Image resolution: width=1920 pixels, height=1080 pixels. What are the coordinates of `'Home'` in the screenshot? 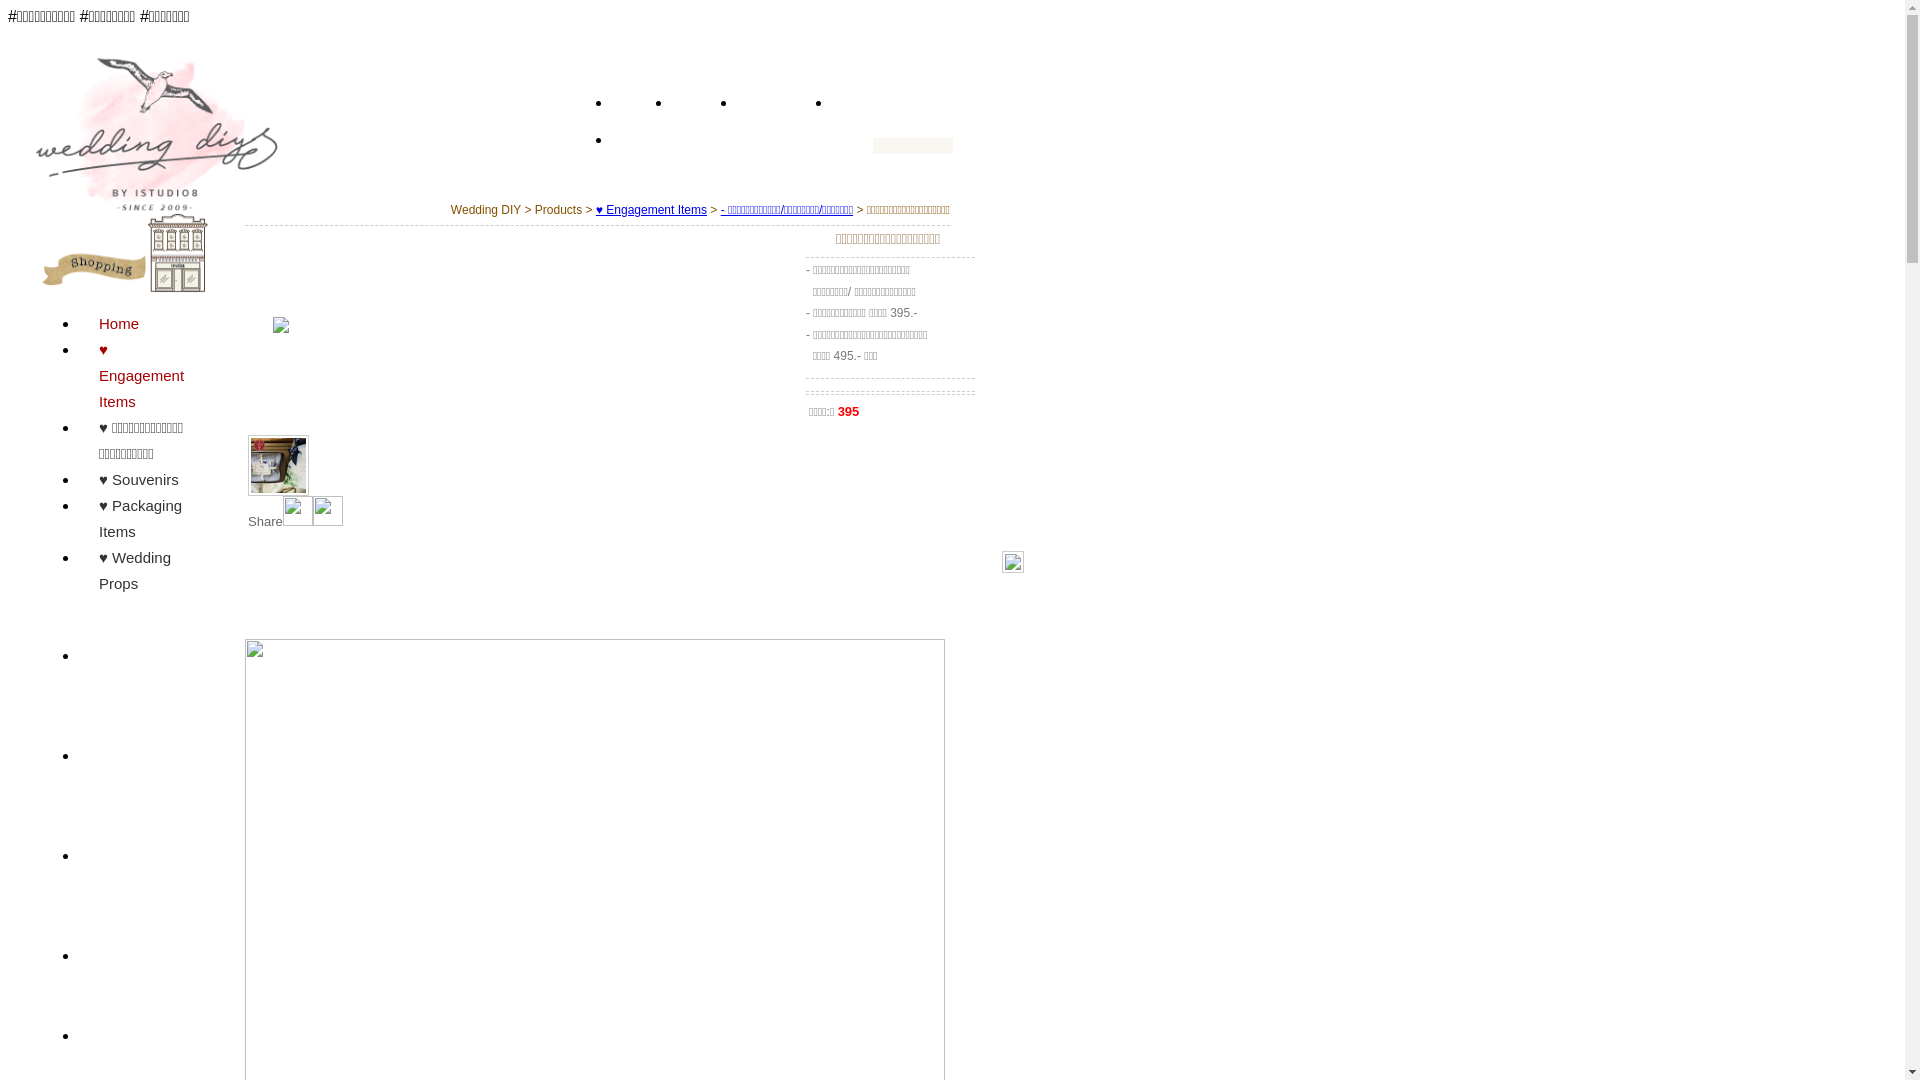 It's located at (144, 323).